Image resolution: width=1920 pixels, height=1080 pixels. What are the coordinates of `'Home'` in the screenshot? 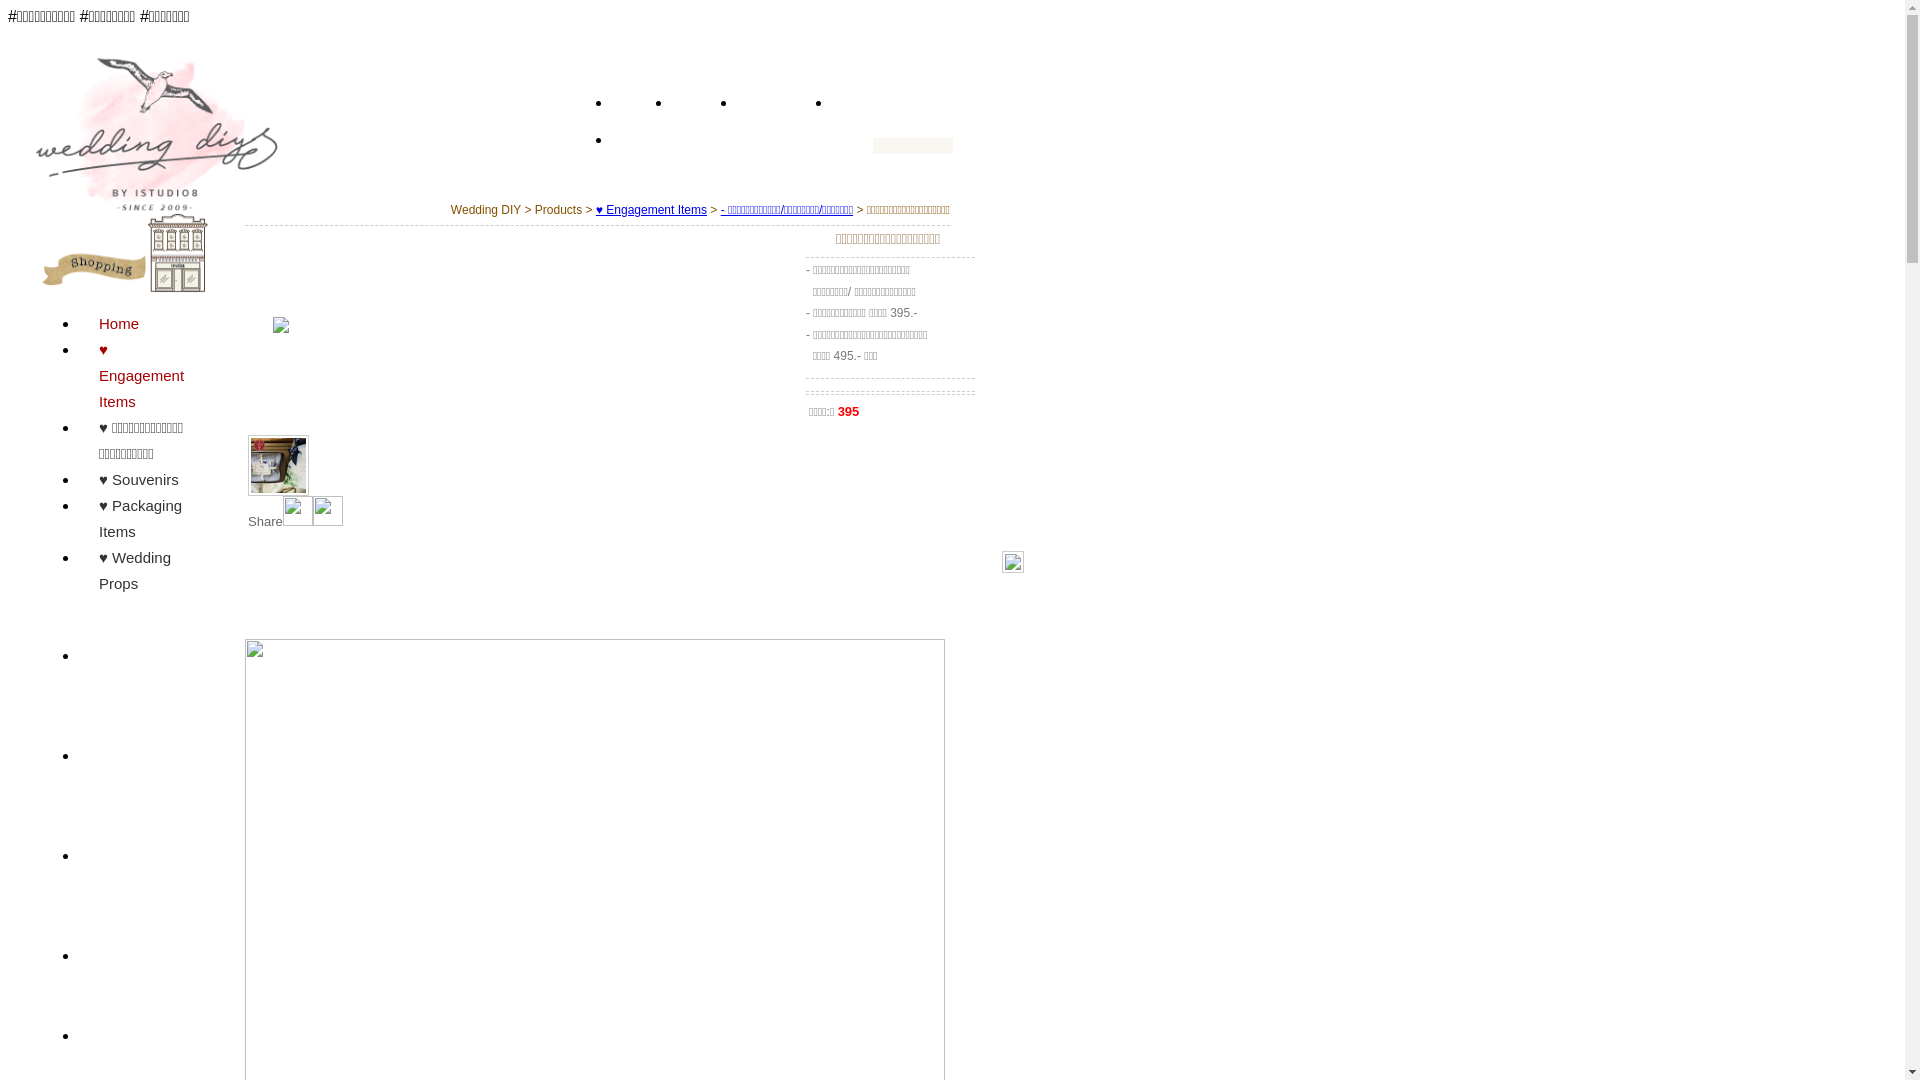 It's located at (144, 323).